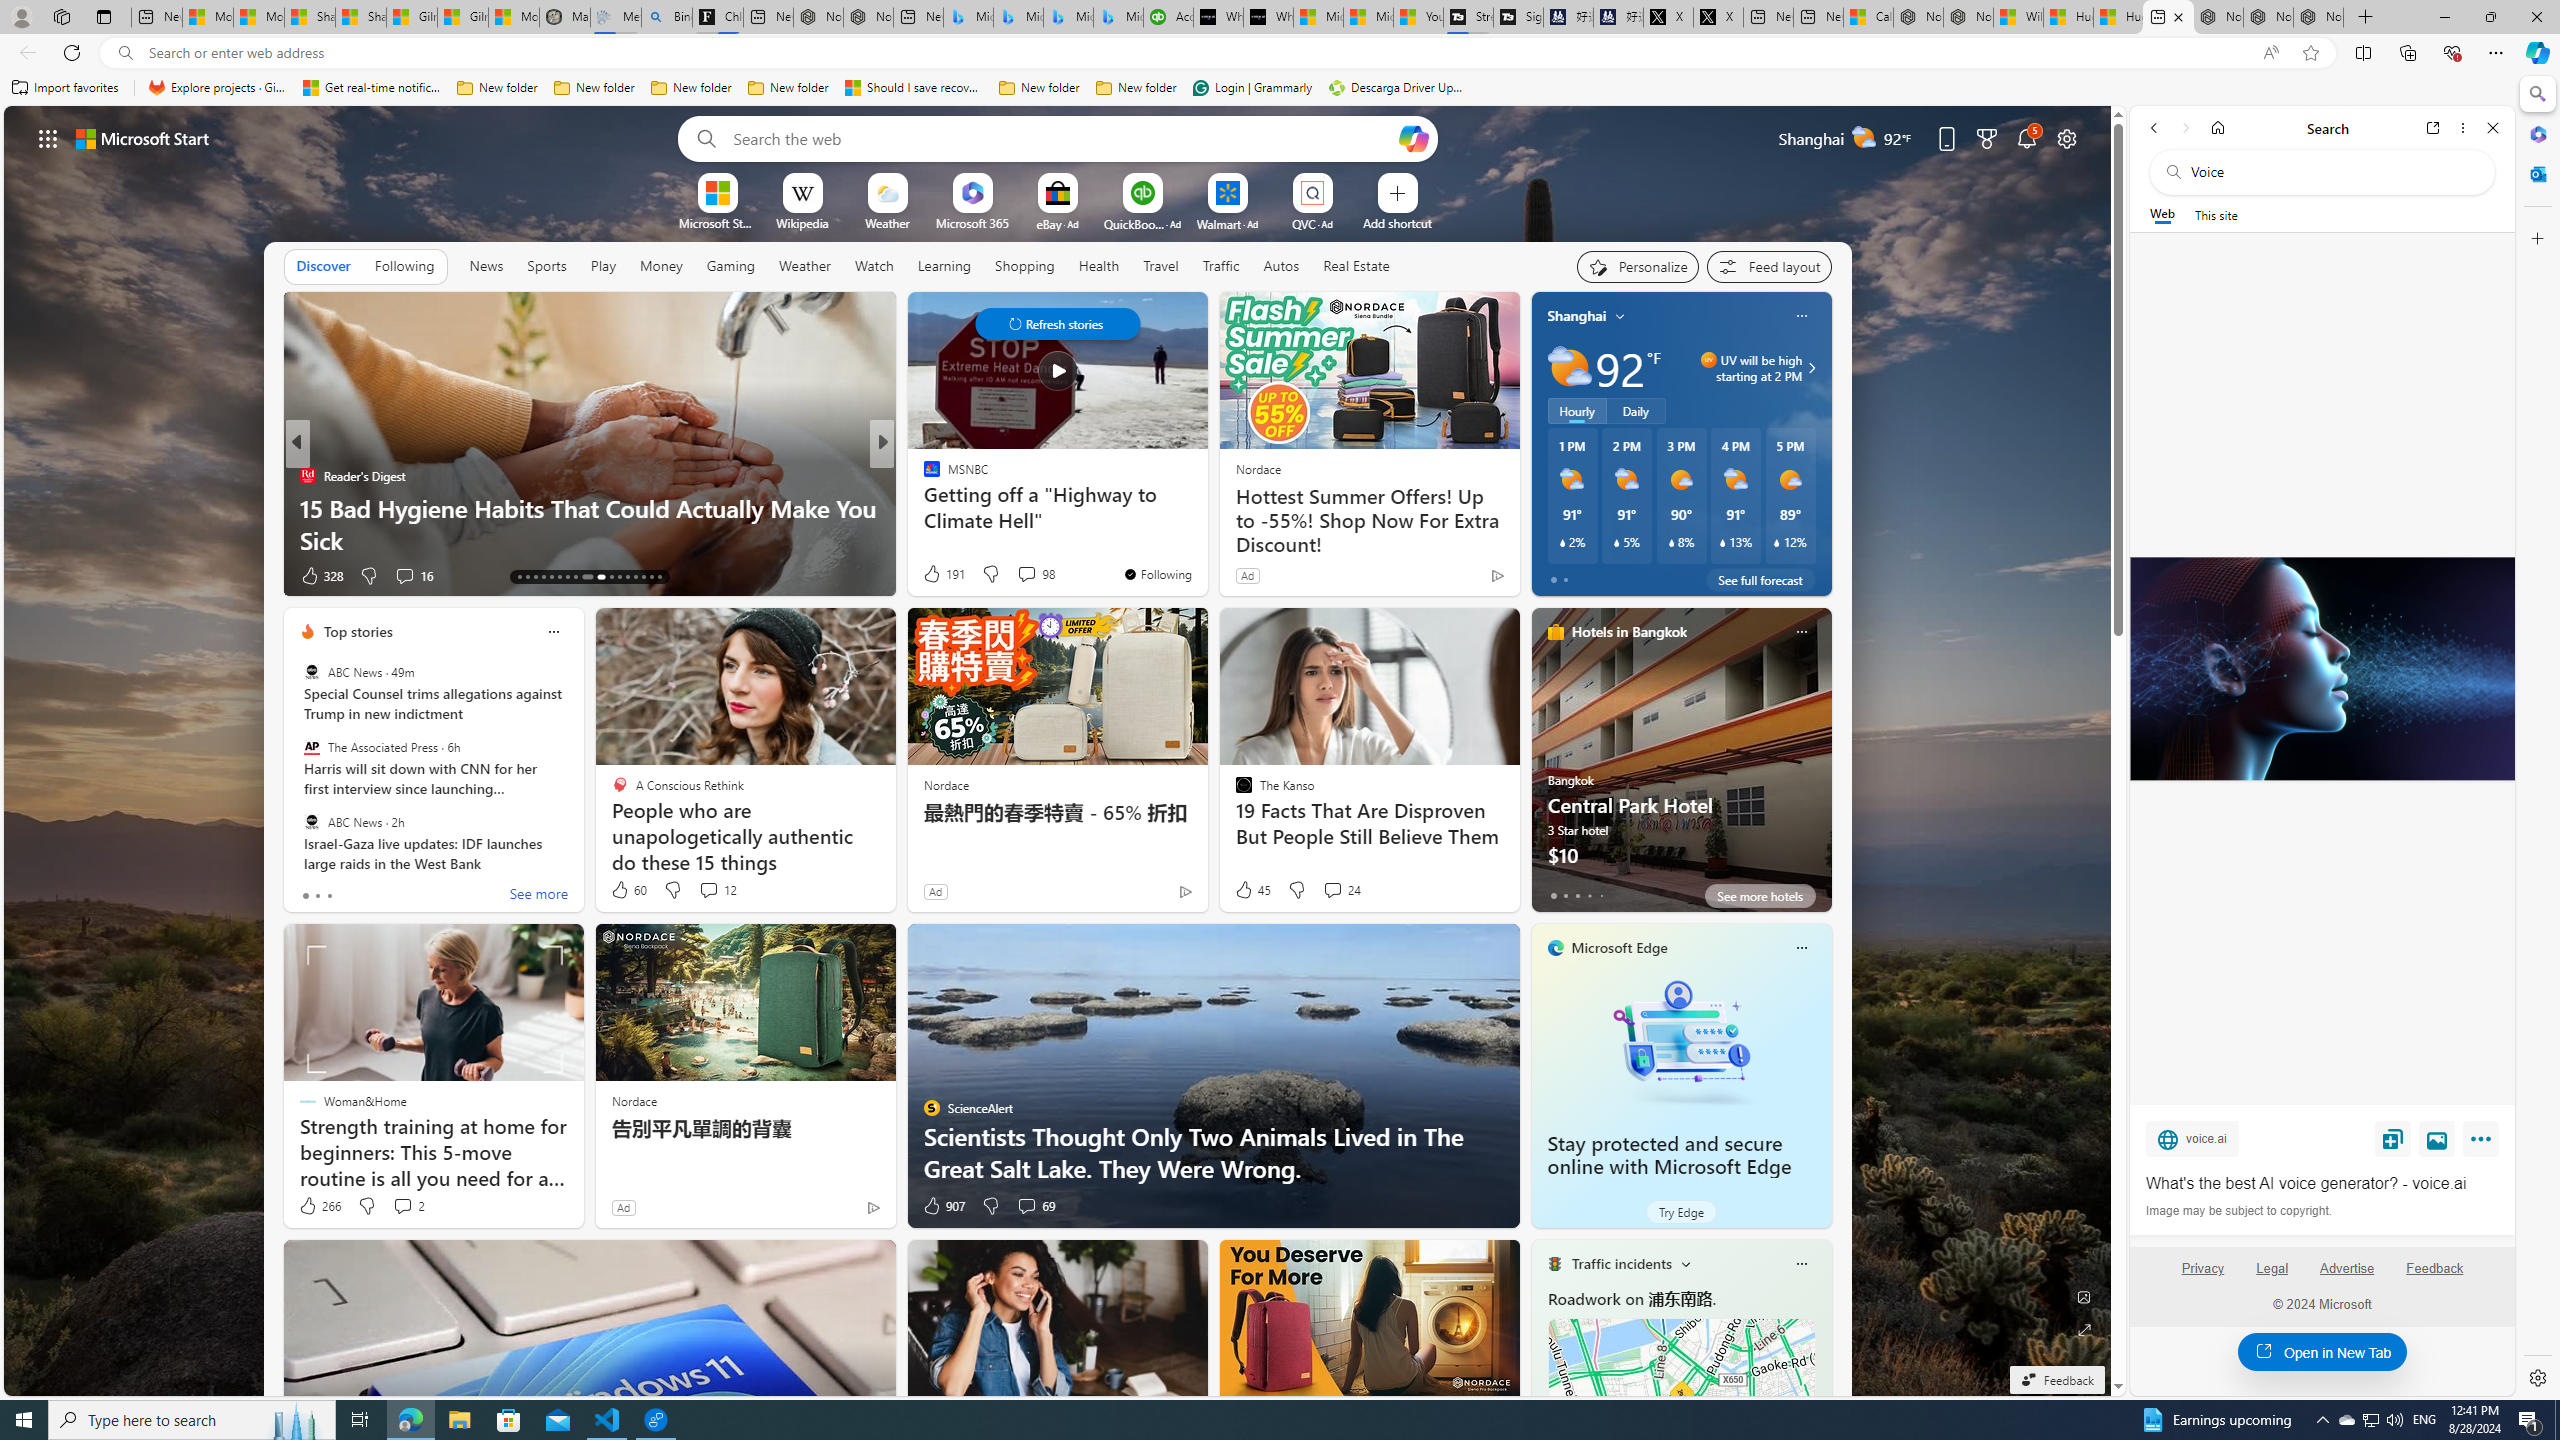 This screenshot has width=2560, height=1440. What do you see at coordinates (518, 577) in the screenshot?
I see `'AutomationID: tab-13'` at bounding box center [518, 577].